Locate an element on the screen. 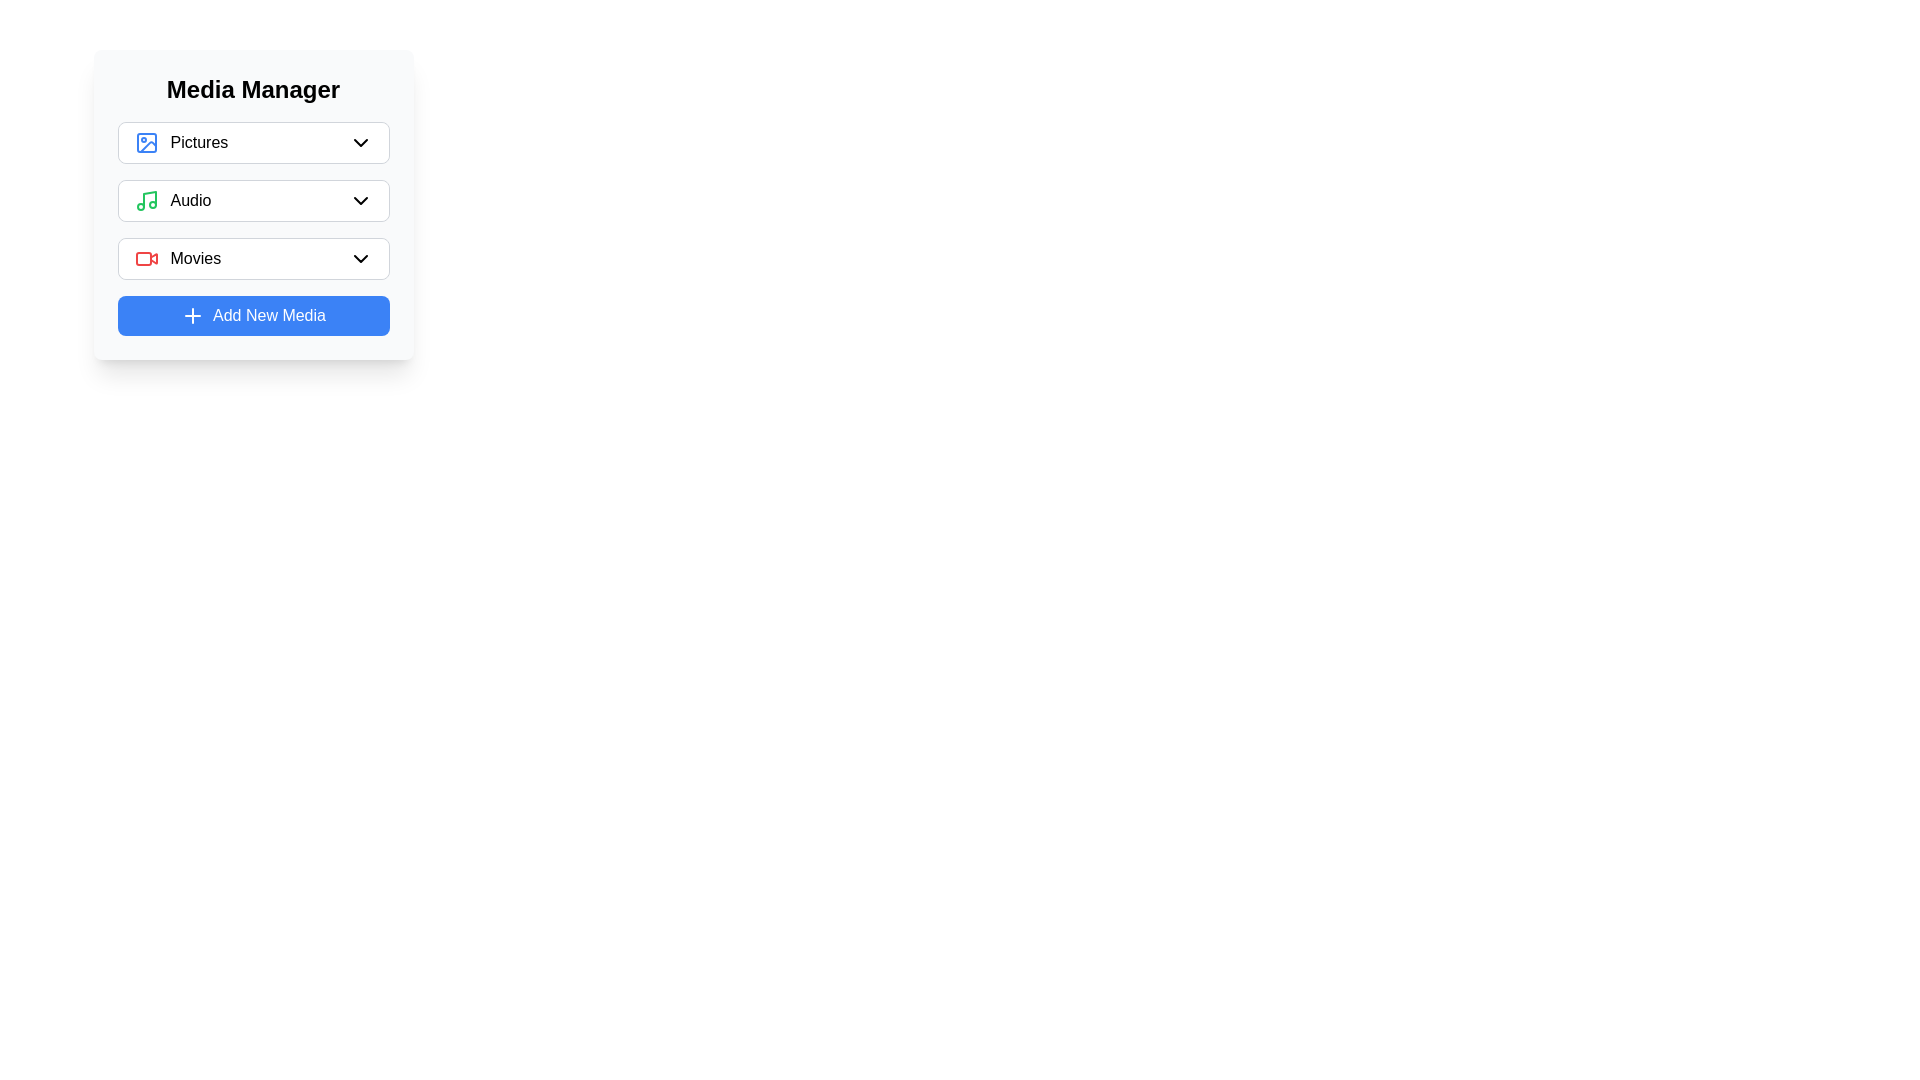  the 'Audio' category icon in the media manager, located in the second row of the media type selection menu, to the left of the 'Audio' text label is located at coordinates (145, 200).